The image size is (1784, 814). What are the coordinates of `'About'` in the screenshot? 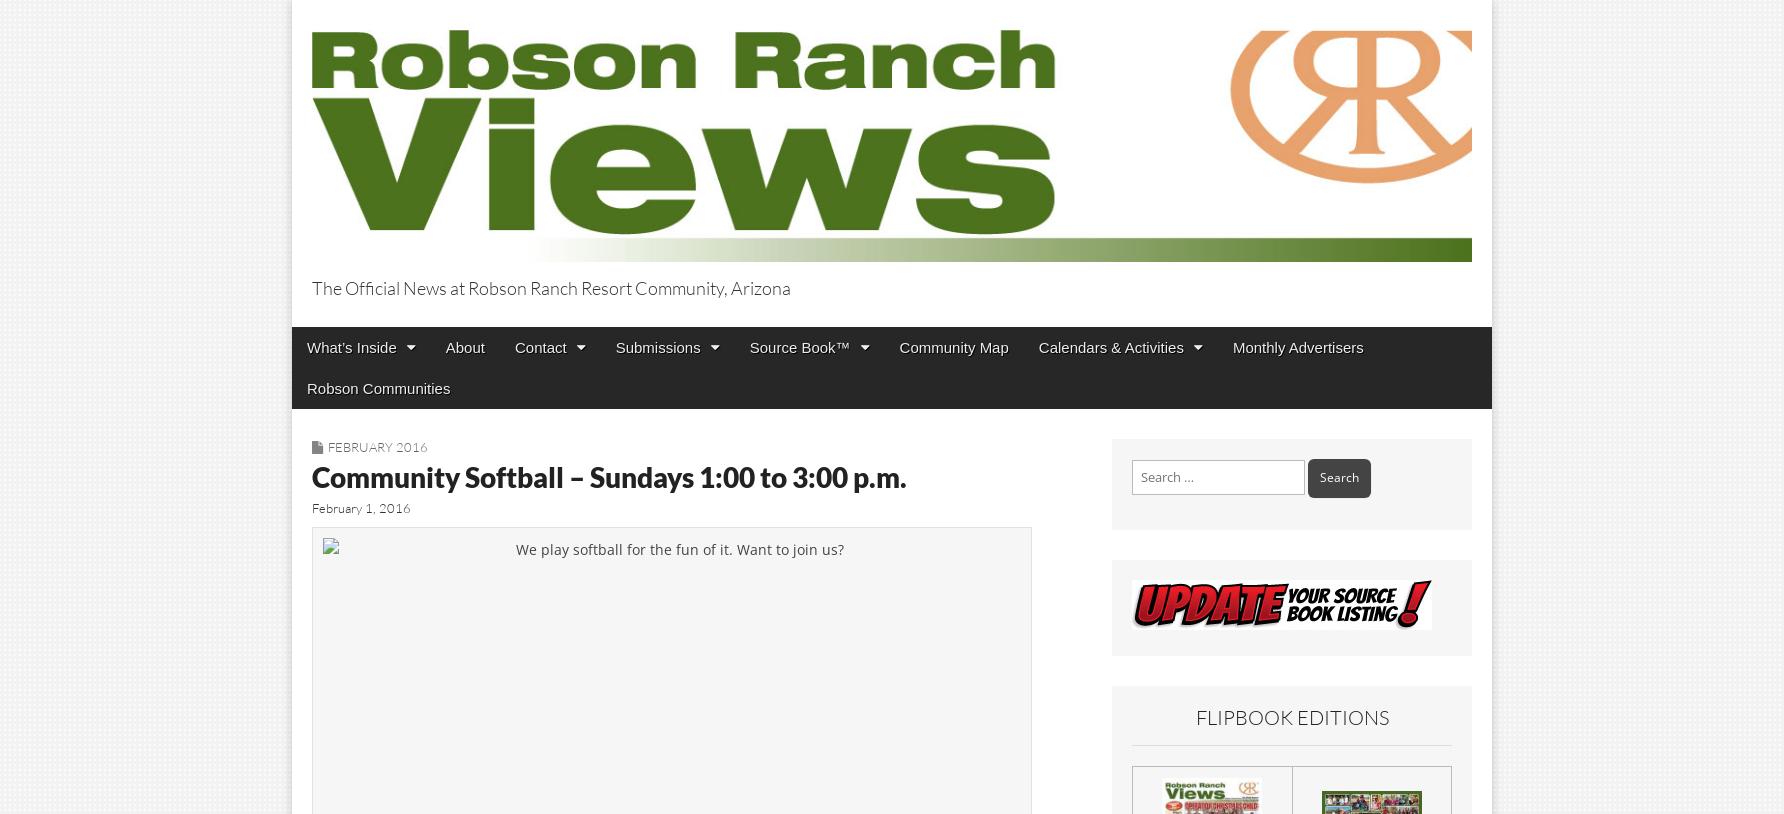 It's located at (464, 346).